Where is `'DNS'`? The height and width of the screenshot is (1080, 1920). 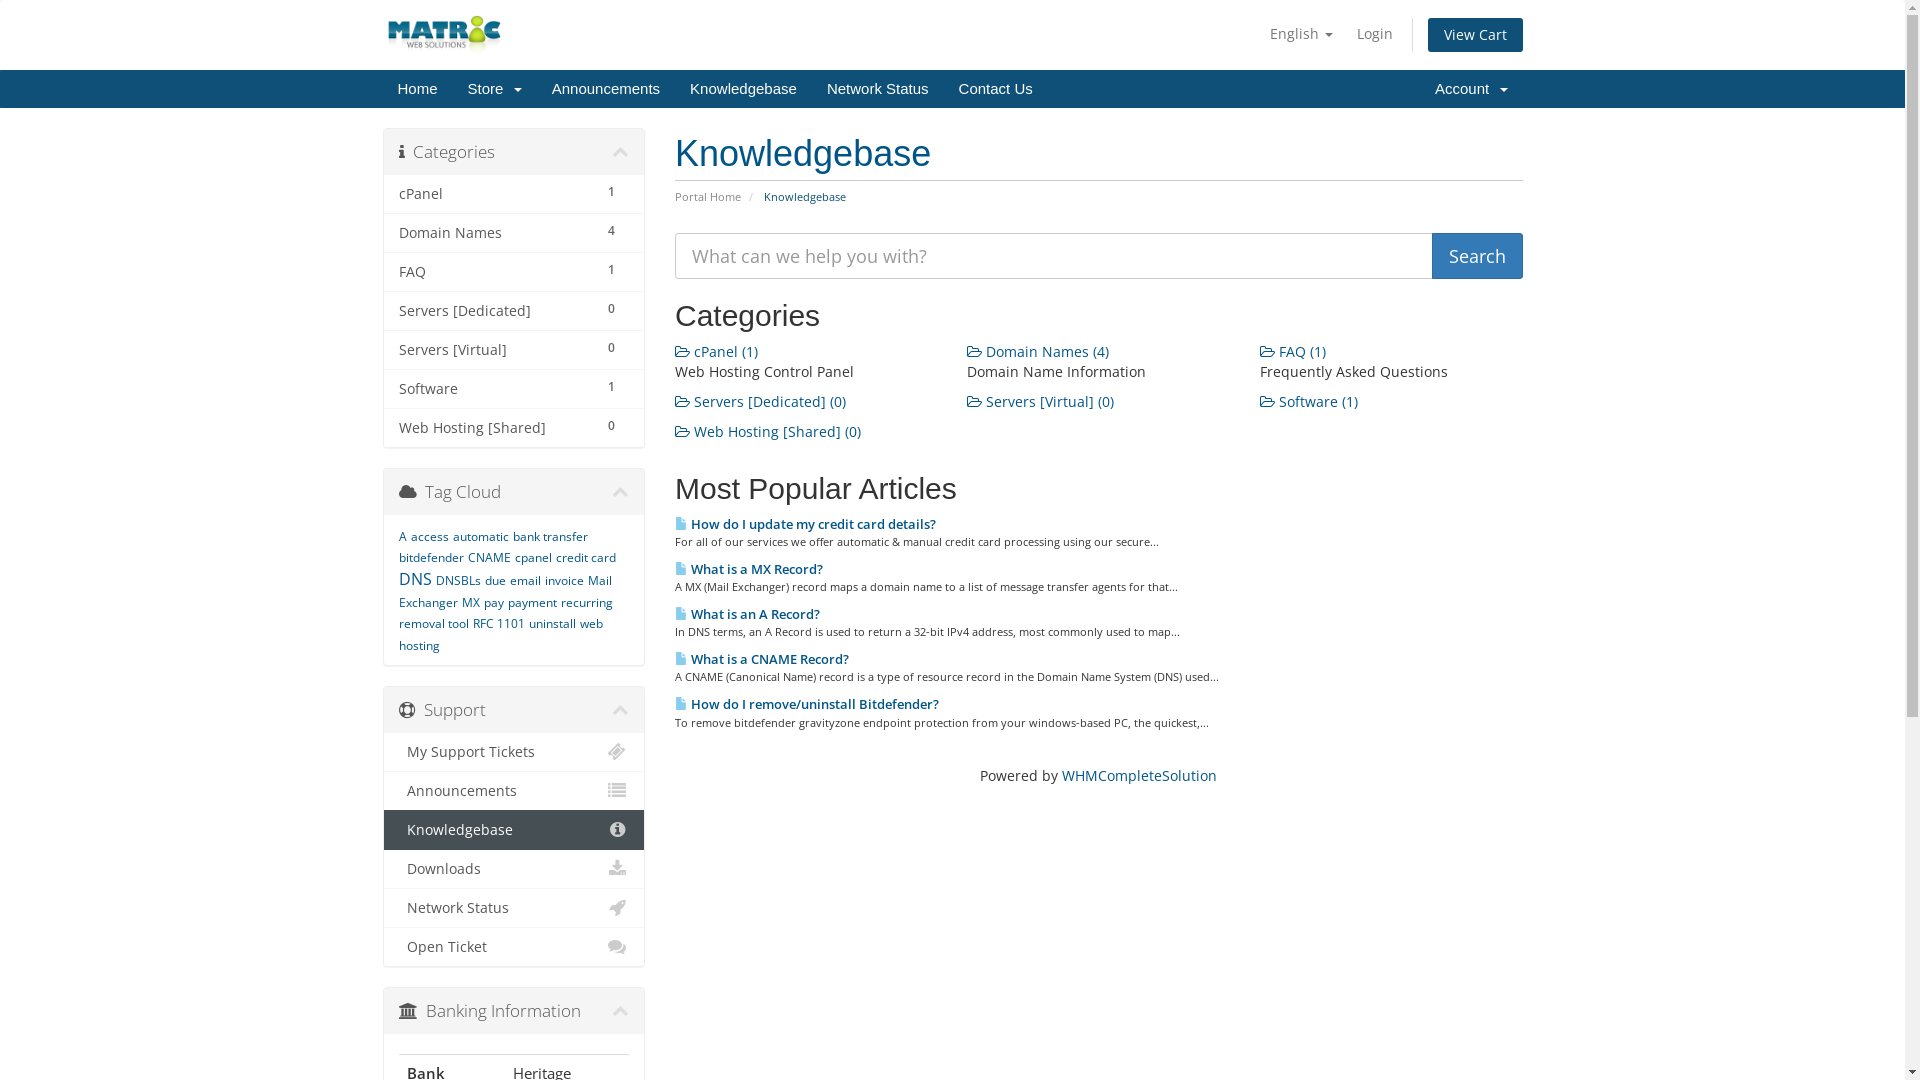 'DNS' is located at coordinates (413, 578).